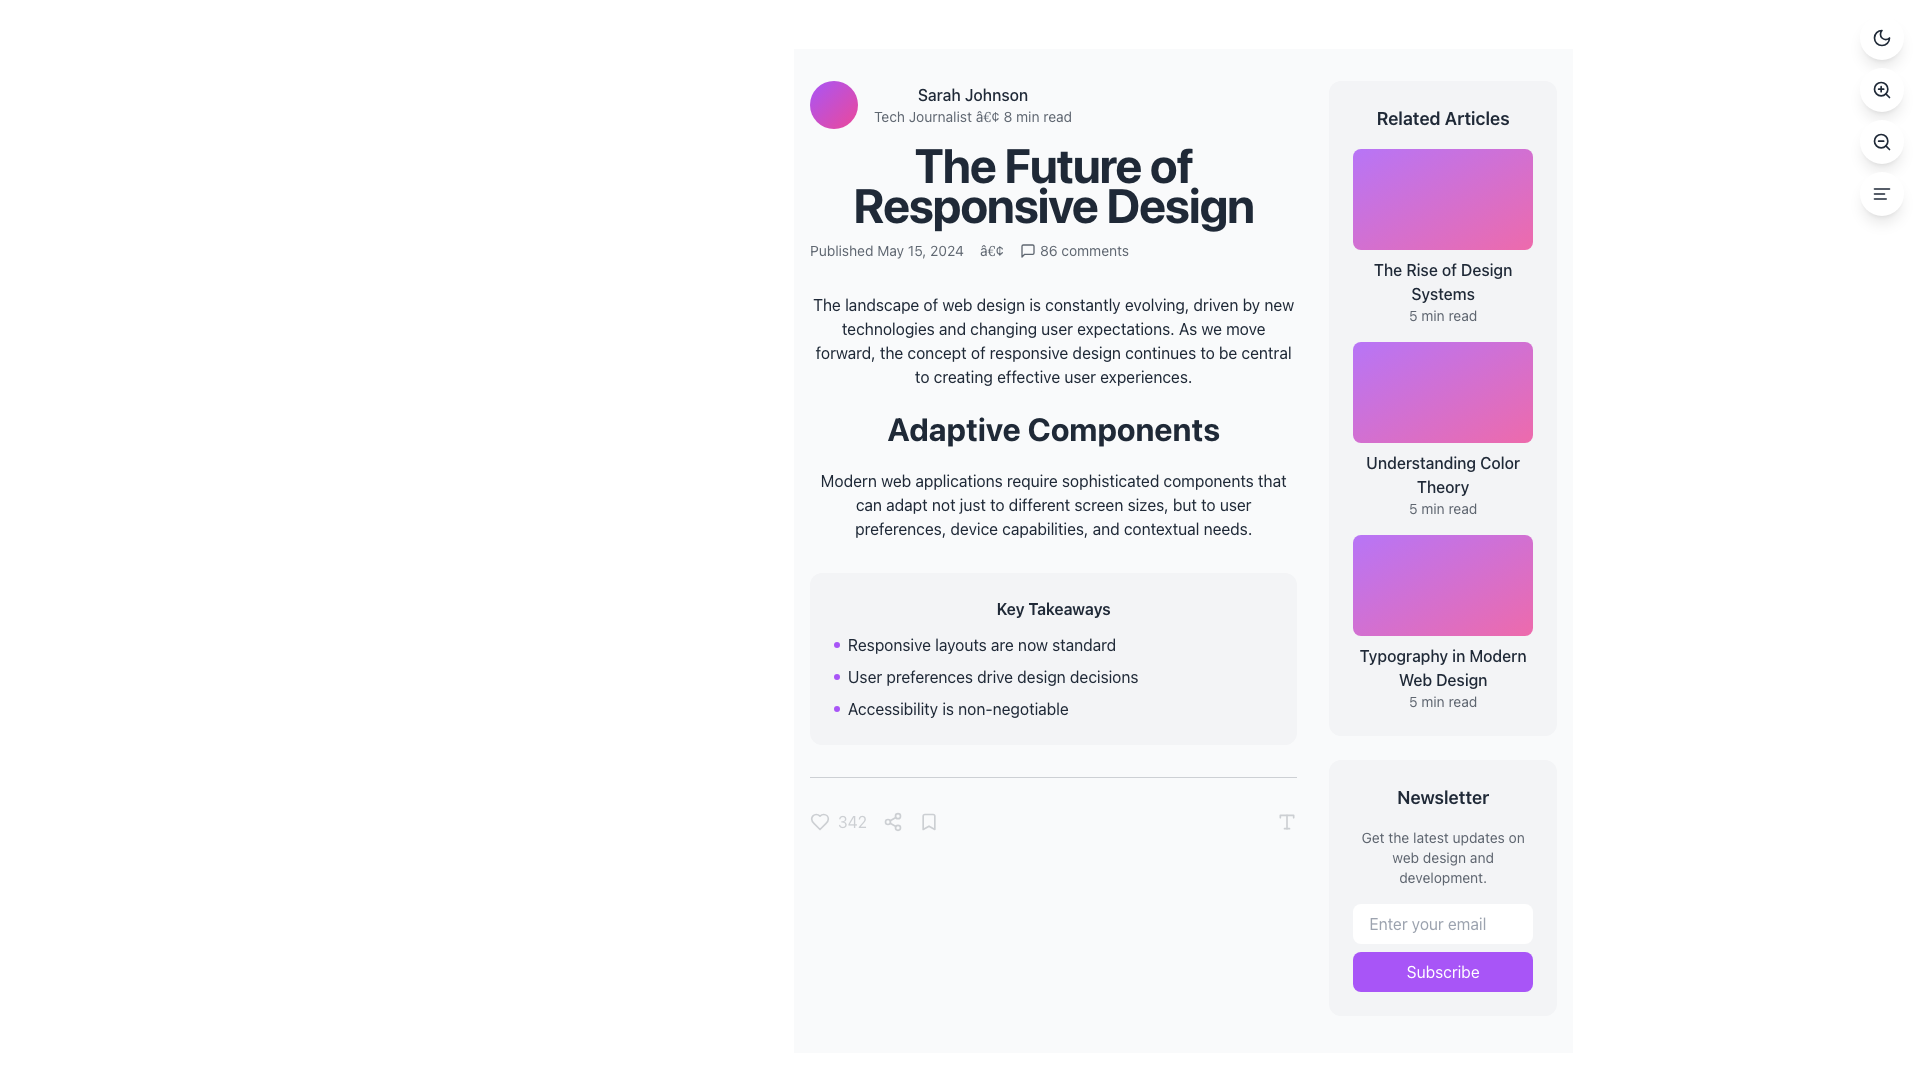 This screenshot has width=1920, height=1080. I want to click on the Text Label that introduces the summary or key points of the content, located at the top of a gray box before a bulleted list, so click(1052, 608).